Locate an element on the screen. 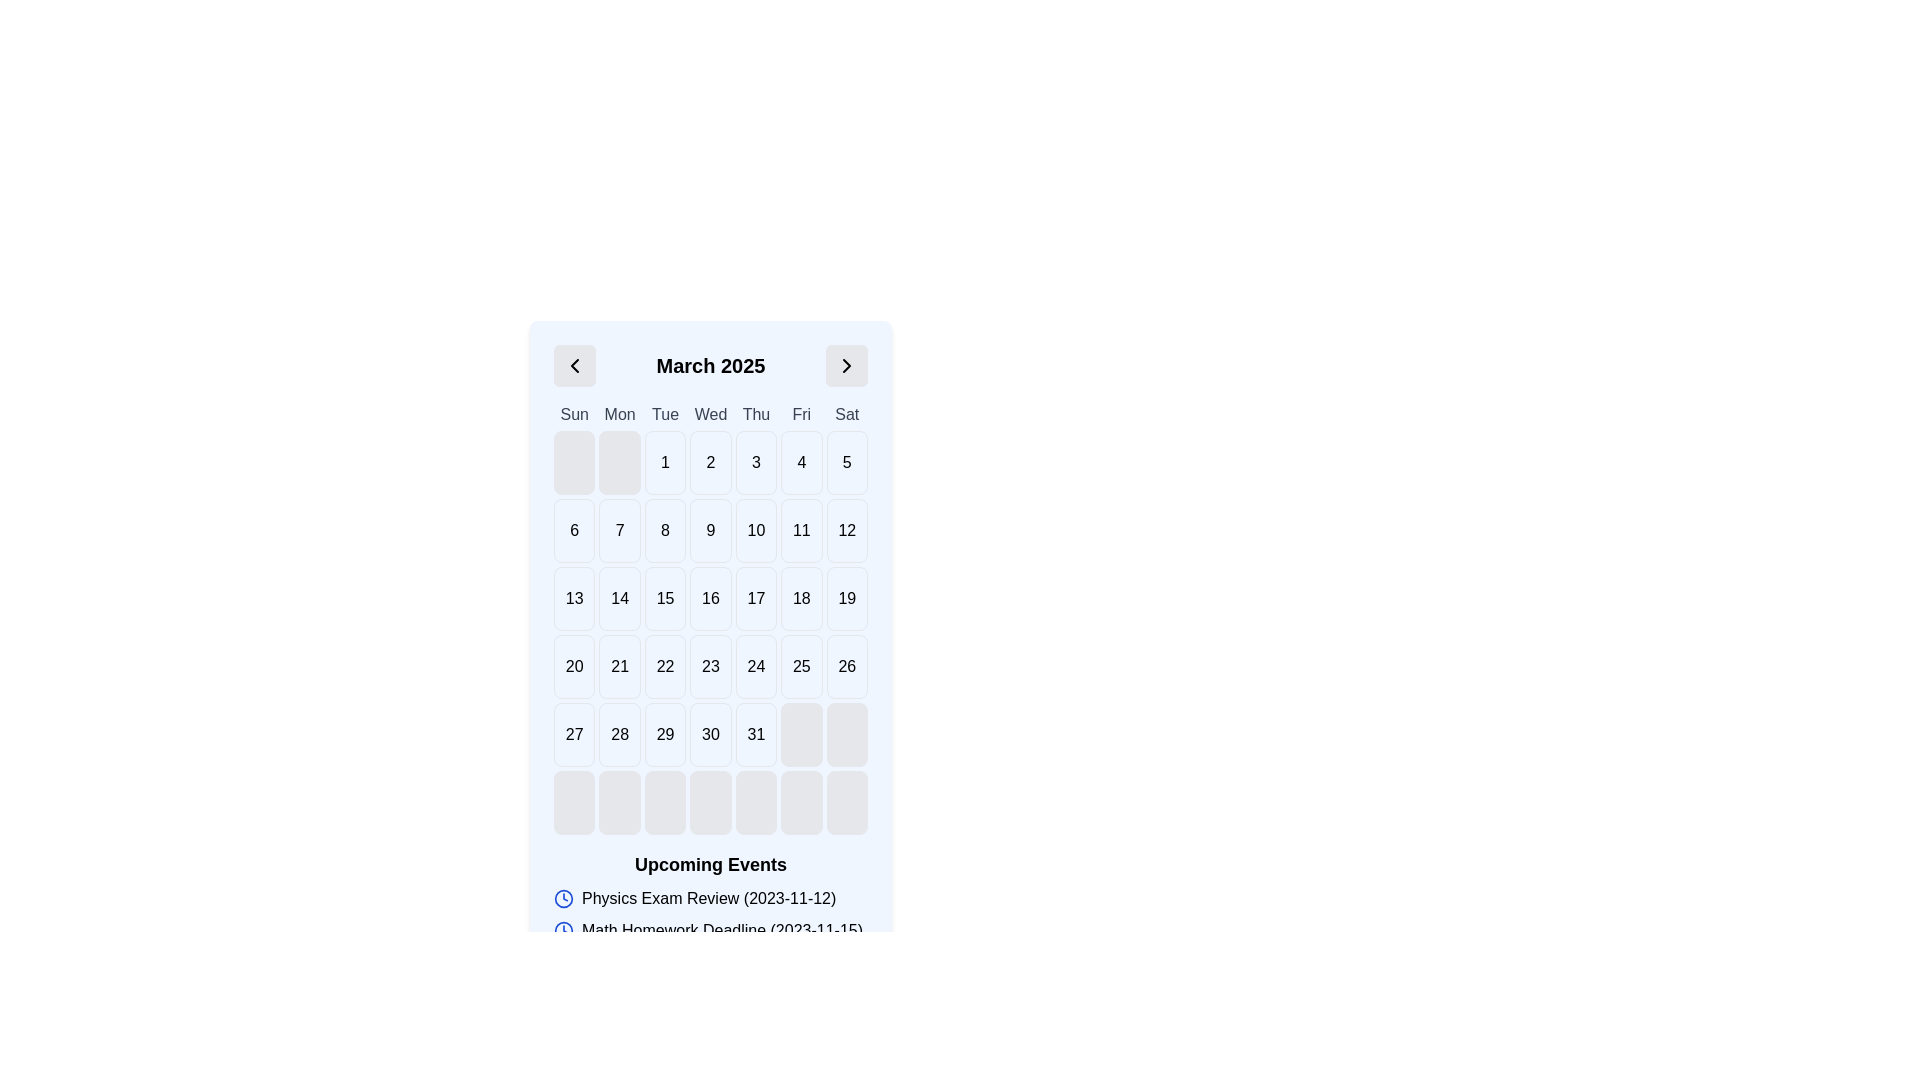 The width and height of the screenshot is (1920, 1080). the empty grid cell located at the bottom-left corner of the calendar grid is located at coordinates (573, 801).